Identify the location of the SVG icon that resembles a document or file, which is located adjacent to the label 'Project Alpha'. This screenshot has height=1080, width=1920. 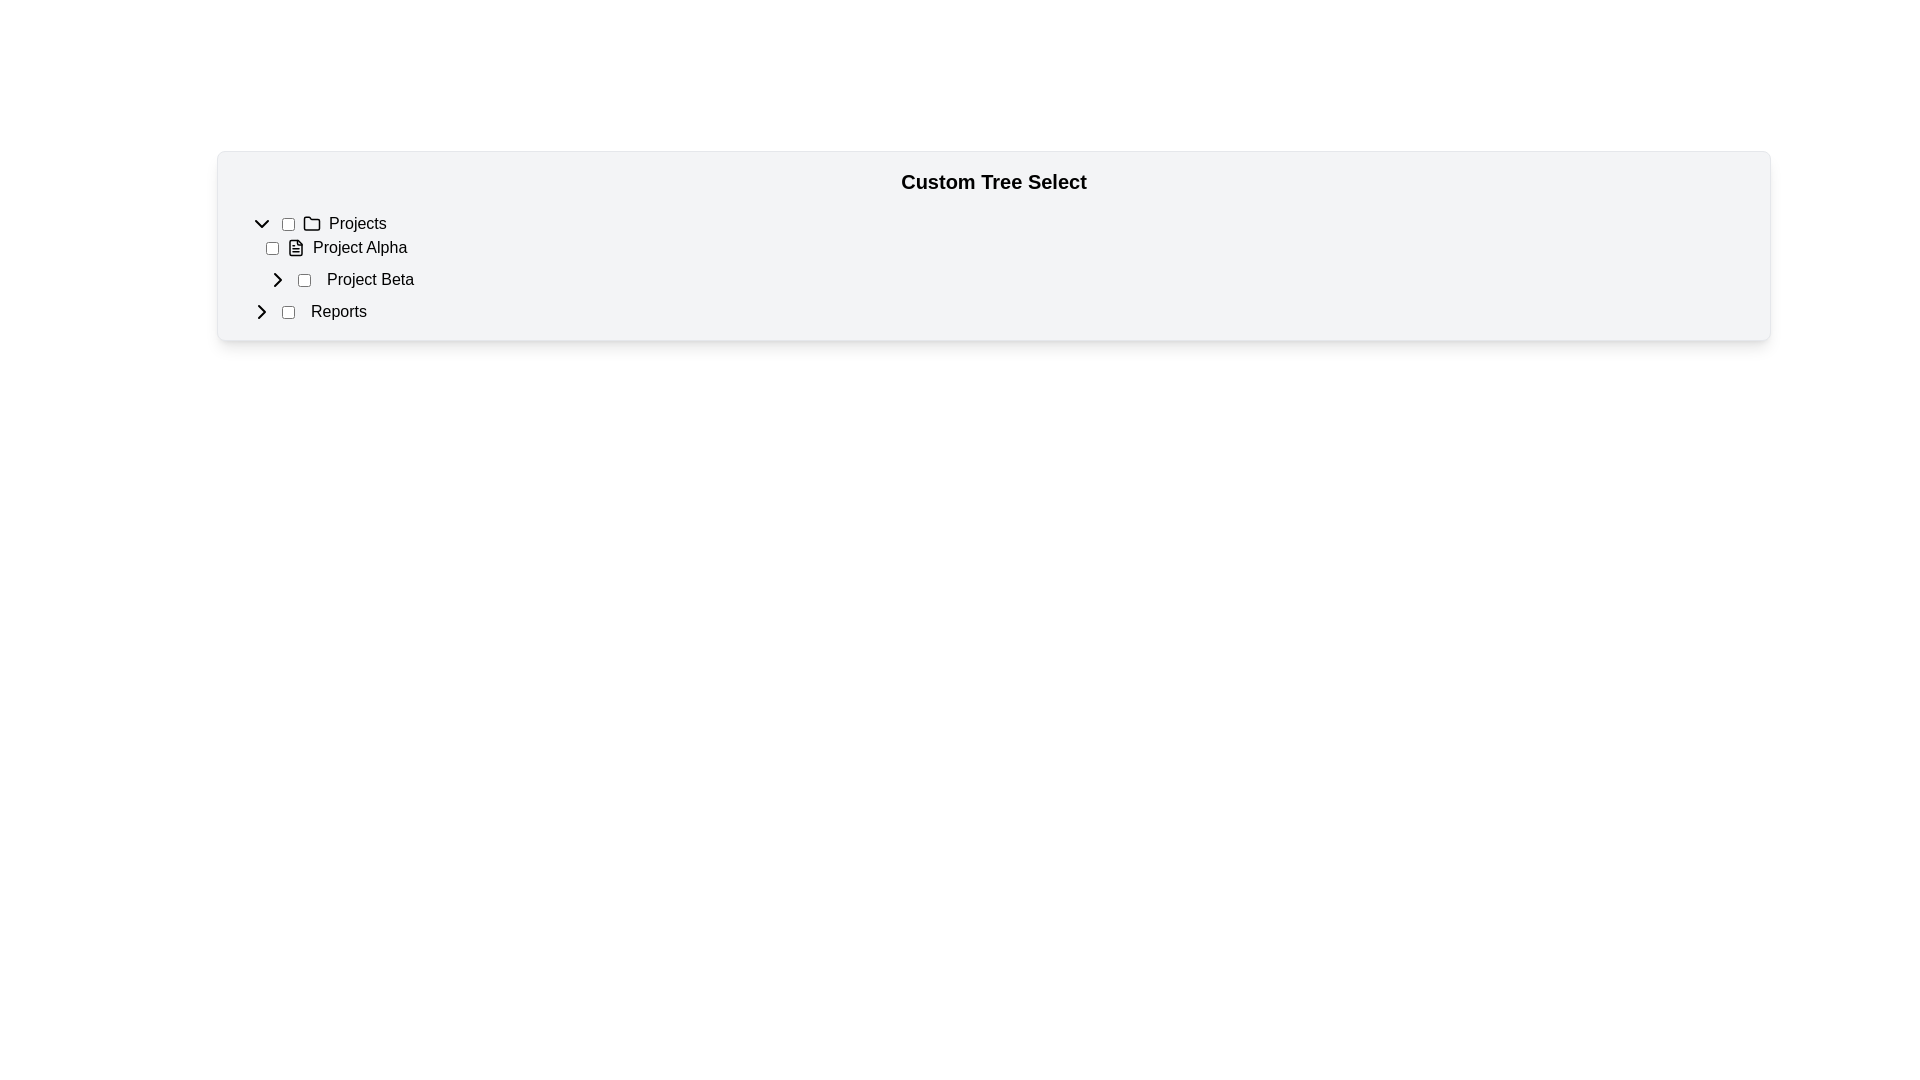
(295, 246).